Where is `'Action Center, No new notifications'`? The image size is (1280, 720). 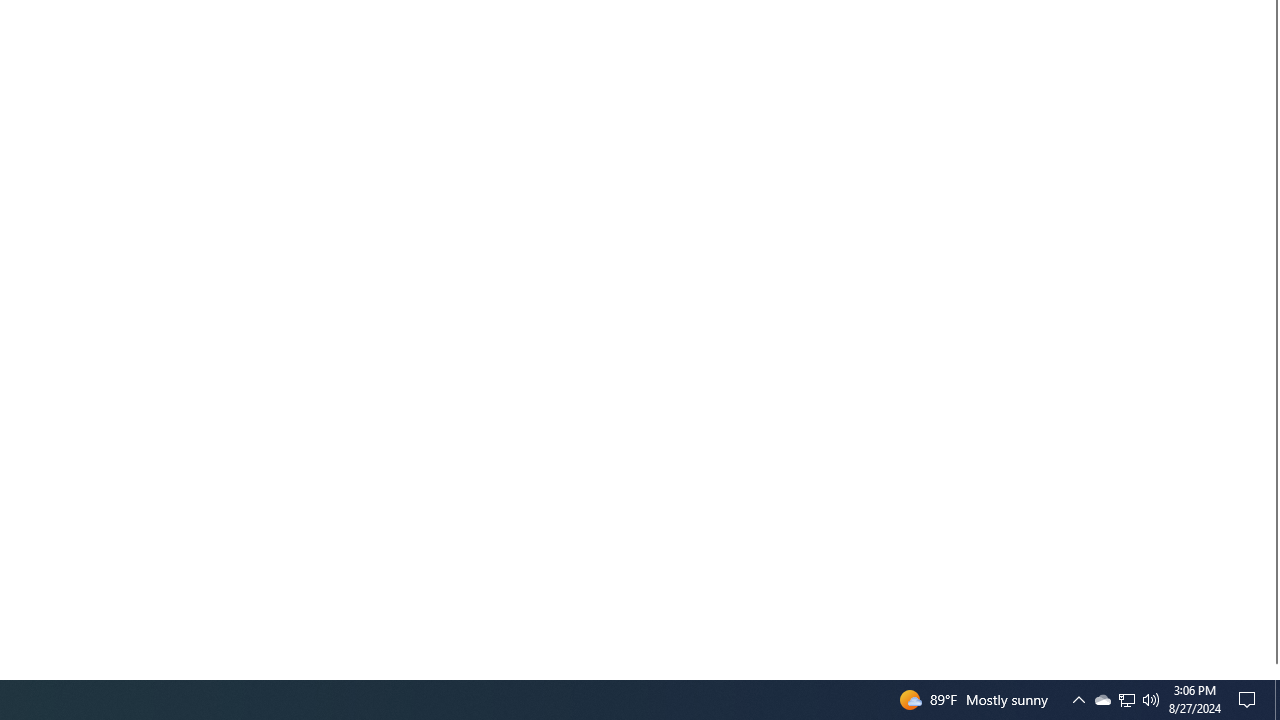 'Action Center, No new notifications' is located at coordinates (1250, 698).